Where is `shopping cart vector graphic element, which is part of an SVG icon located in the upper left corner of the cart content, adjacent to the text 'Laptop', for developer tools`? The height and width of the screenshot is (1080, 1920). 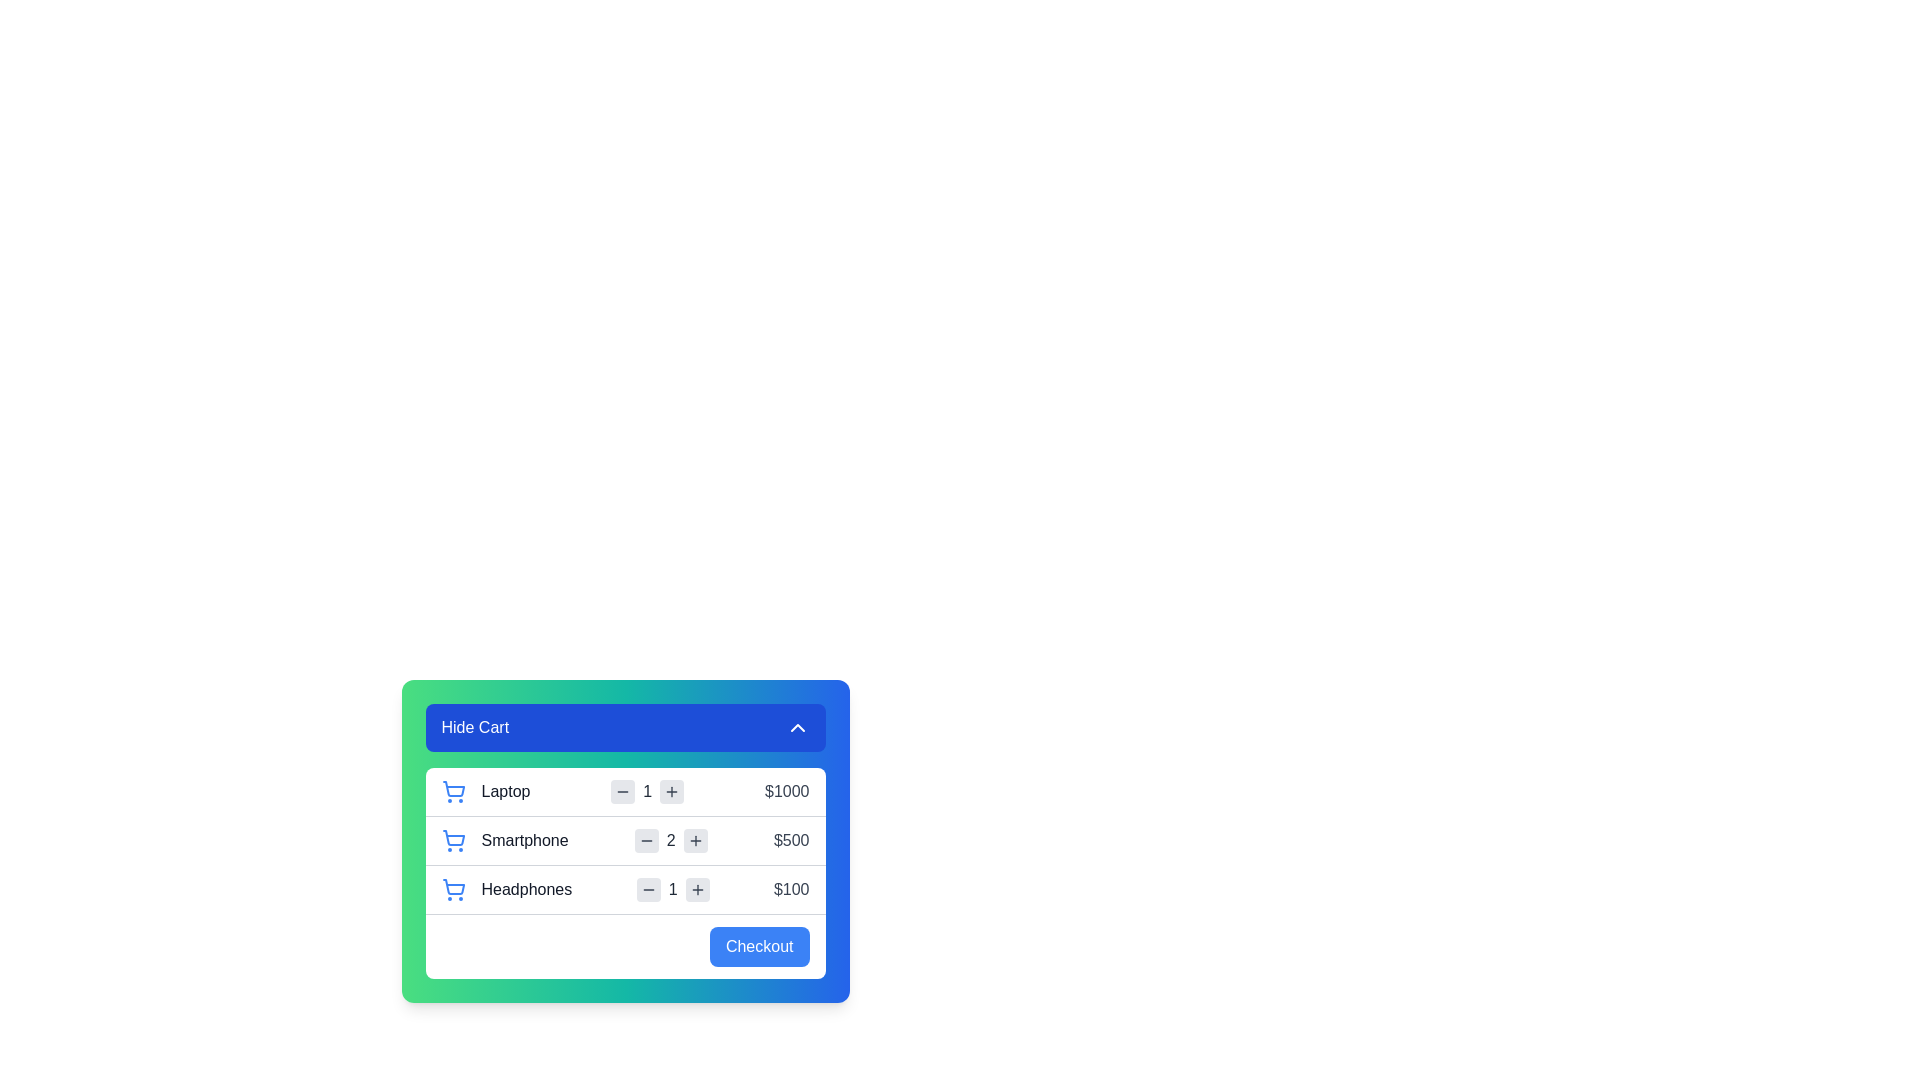
shopping cart vector graphic element, which is part of an SVG icon located in the upper left corner of the cart content, adjacent to the text 'Laptop', for developer tools is located at coordinates (452, 788).